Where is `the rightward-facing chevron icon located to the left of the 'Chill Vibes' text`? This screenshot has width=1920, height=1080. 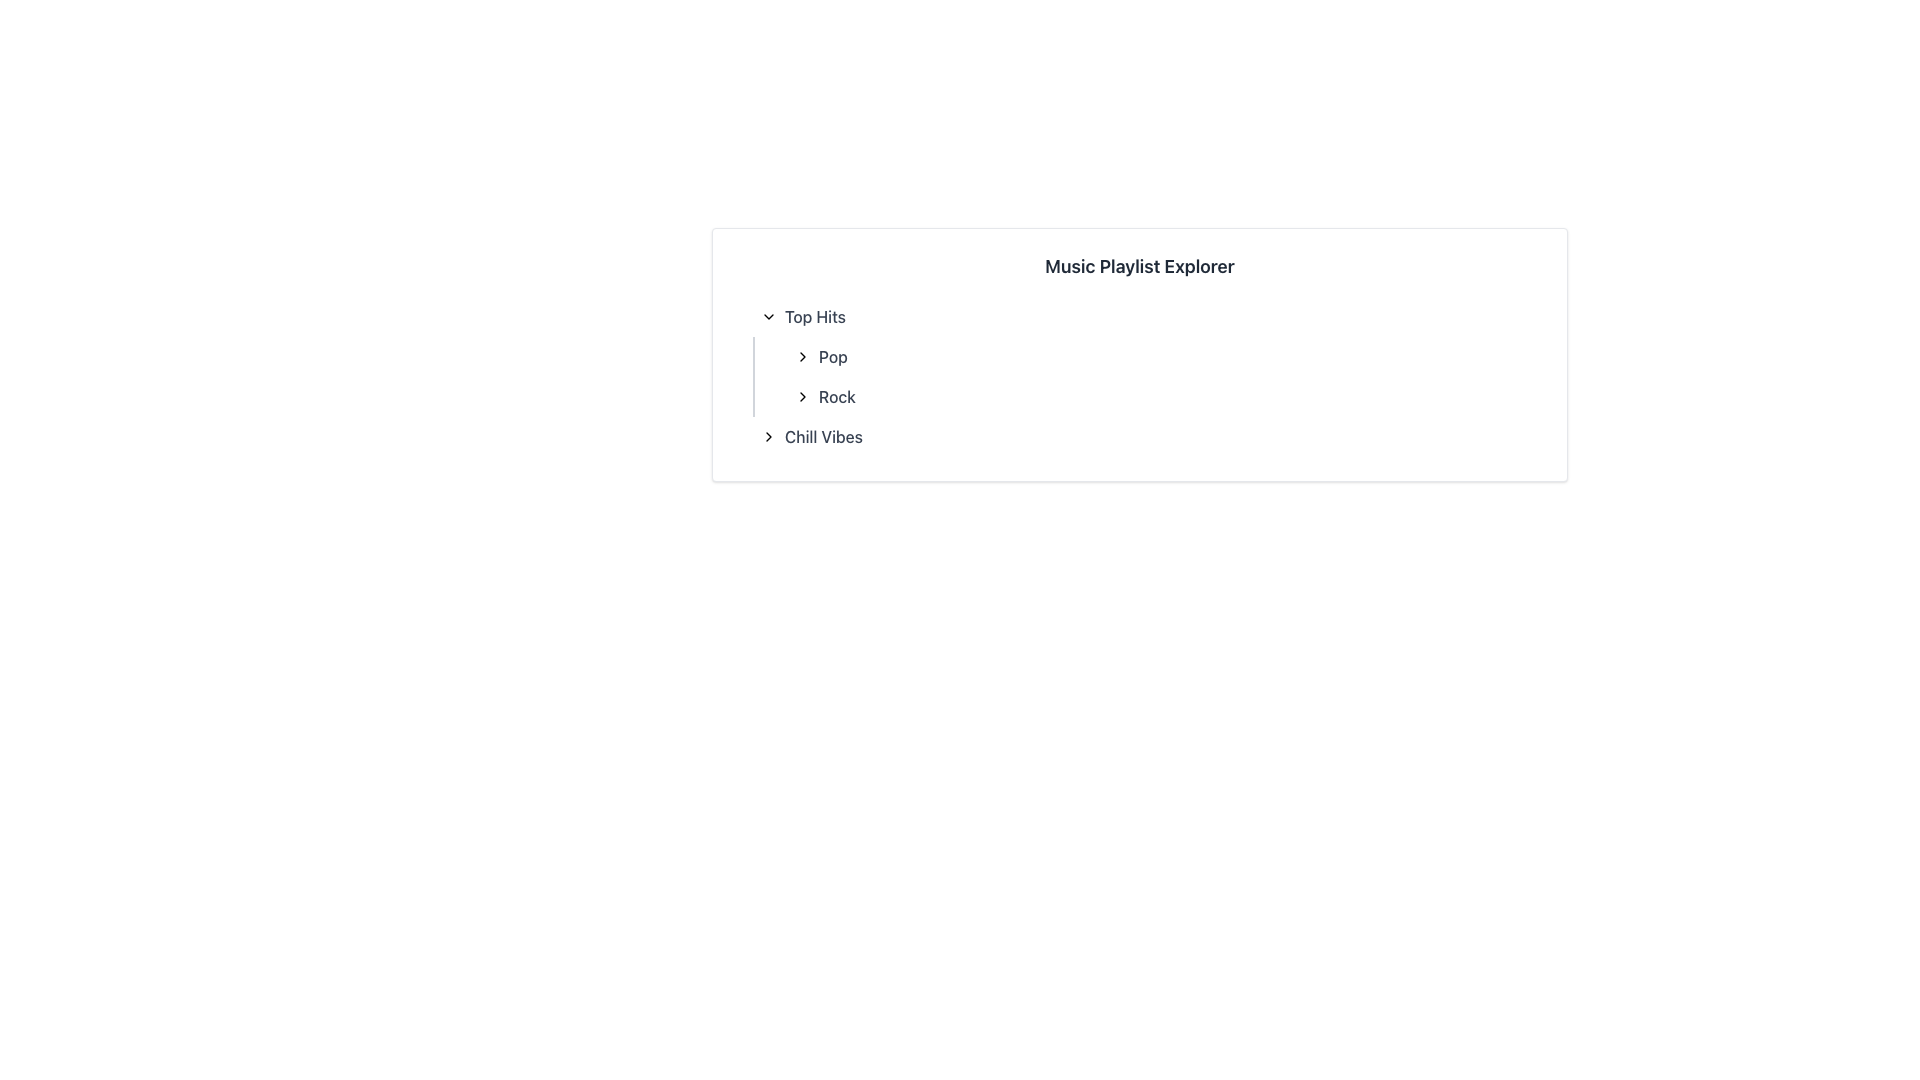 the rightward-facing chevron icon located to the left of the 'Chill Vibes' text is located at coordinates (767, 435).